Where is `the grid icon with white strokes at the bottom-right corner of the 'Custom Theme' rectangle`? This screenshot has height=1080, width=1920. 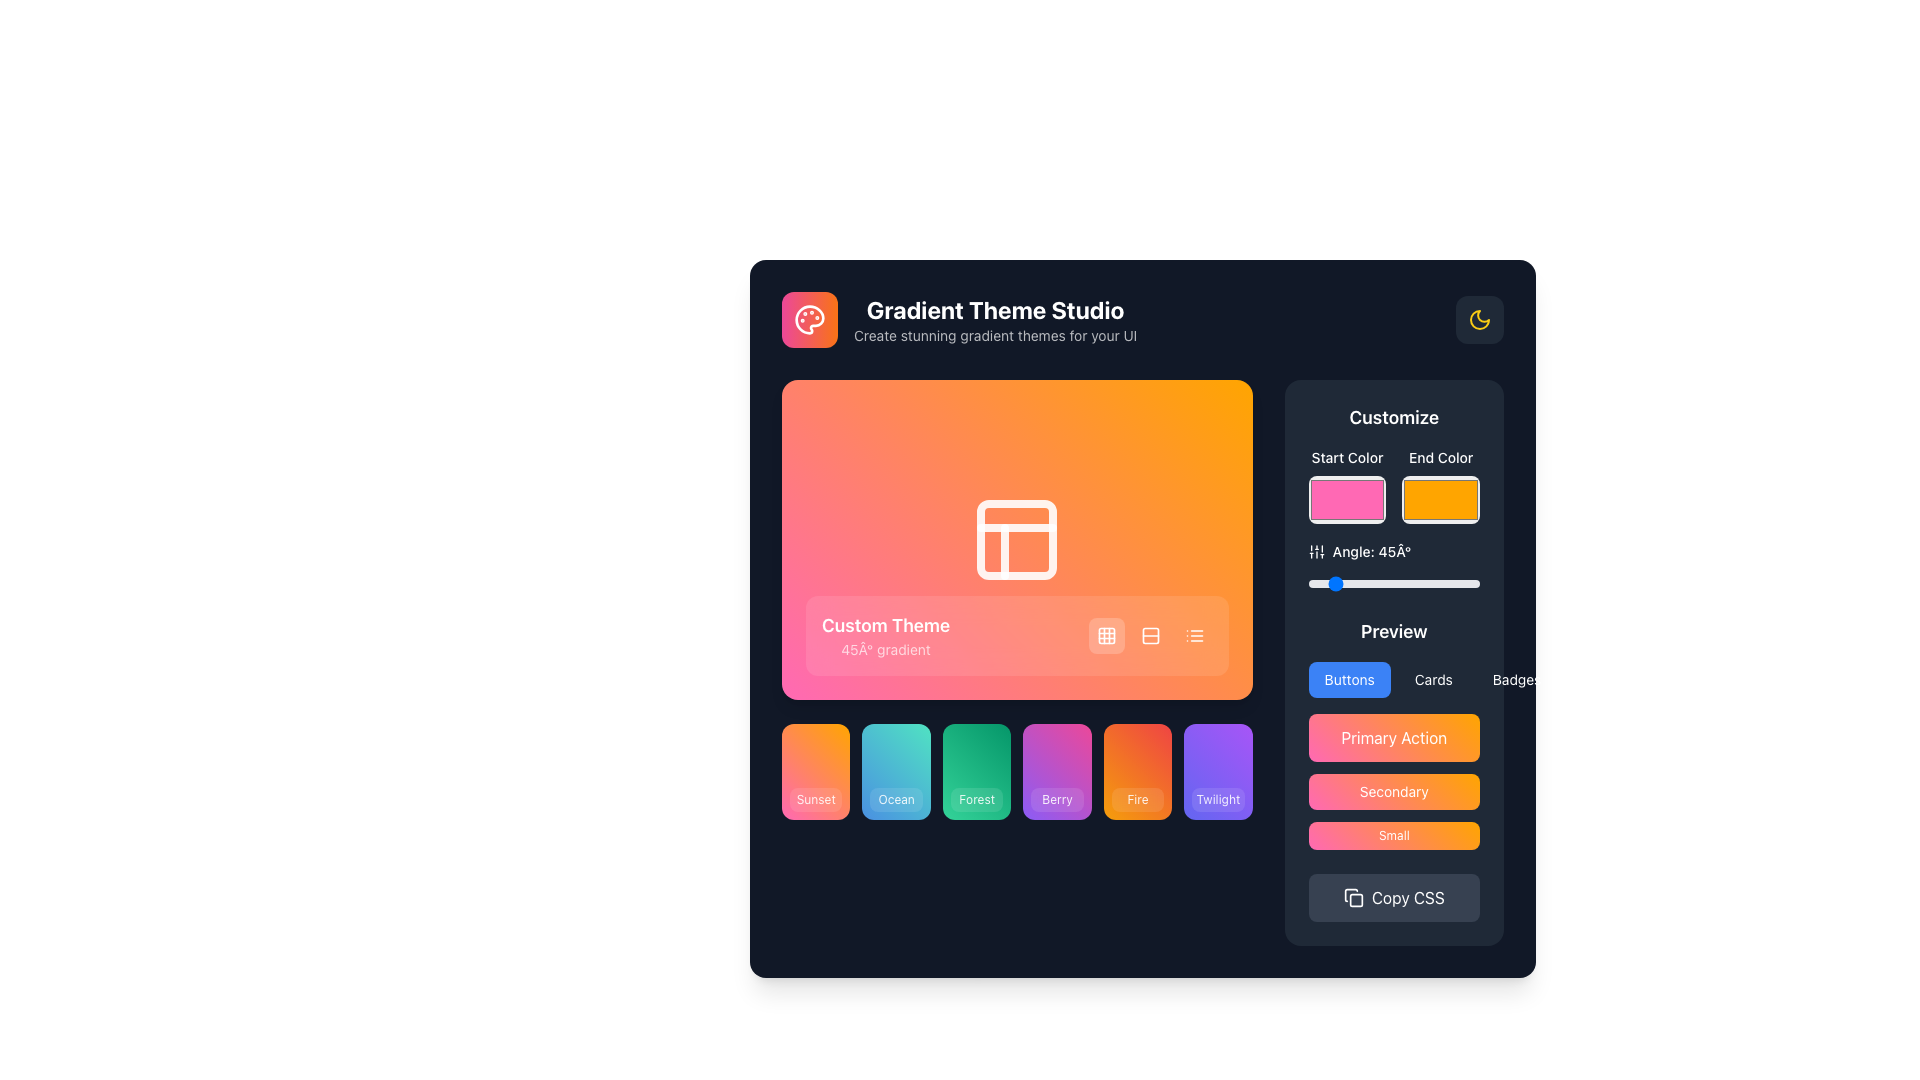 the grid icon with white strokes at the bottom-right corner of the 'Custom Theme' rectangle is located at coordinates (1150, 636).